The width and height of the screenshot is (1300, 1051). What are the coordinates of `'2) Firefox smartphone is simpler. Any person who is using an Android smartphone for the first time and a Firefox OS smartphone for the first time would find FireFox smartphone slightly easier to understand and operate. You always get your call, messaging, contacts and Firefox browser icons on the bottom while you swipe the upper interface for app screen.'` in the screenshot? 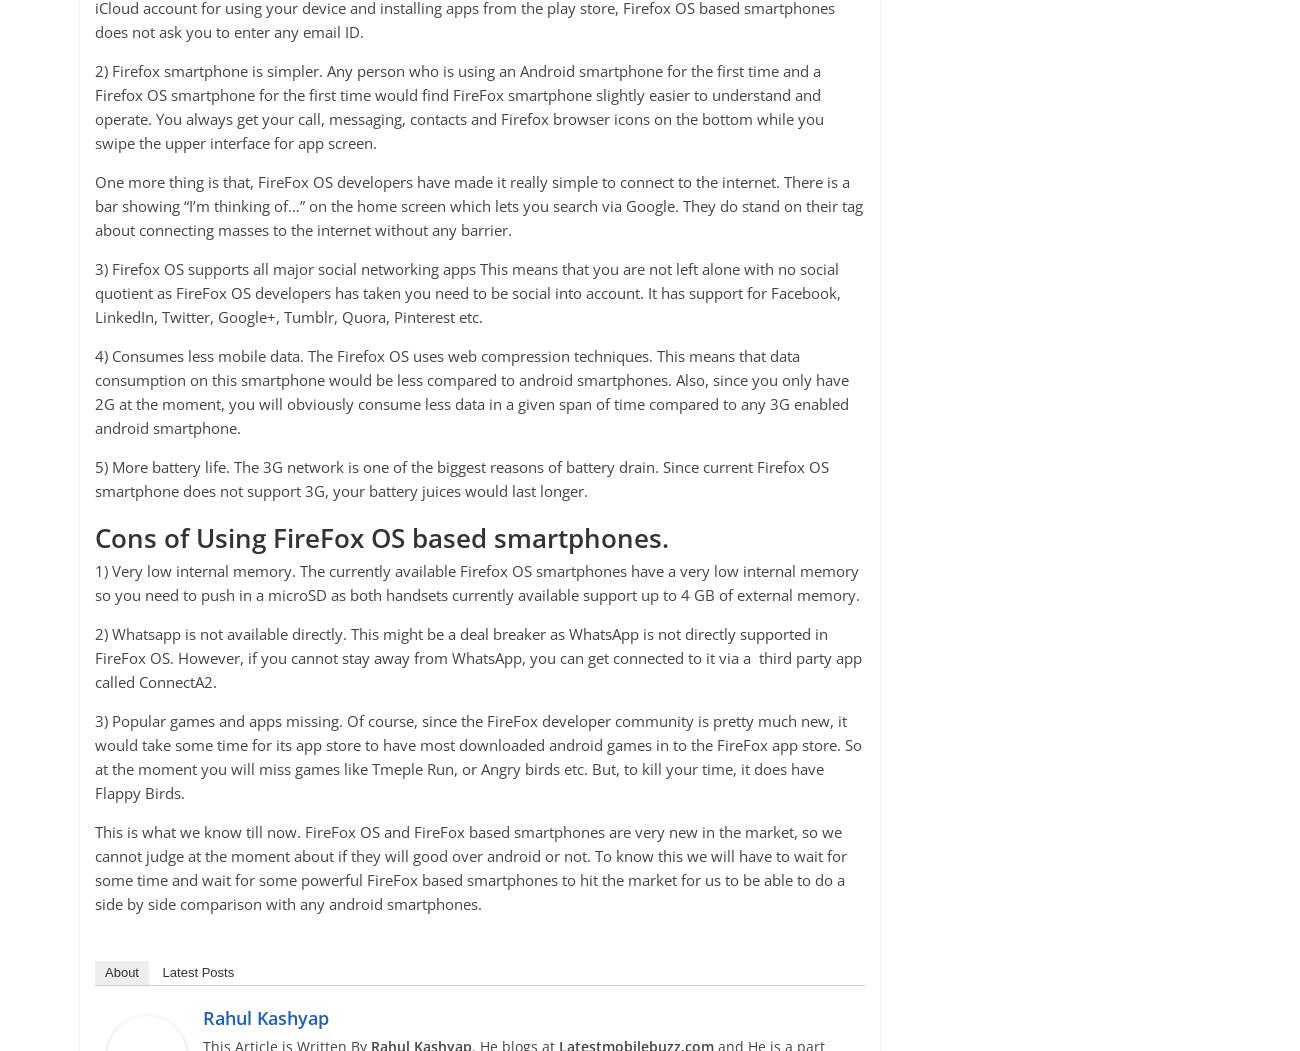 It's located at (458, 106).